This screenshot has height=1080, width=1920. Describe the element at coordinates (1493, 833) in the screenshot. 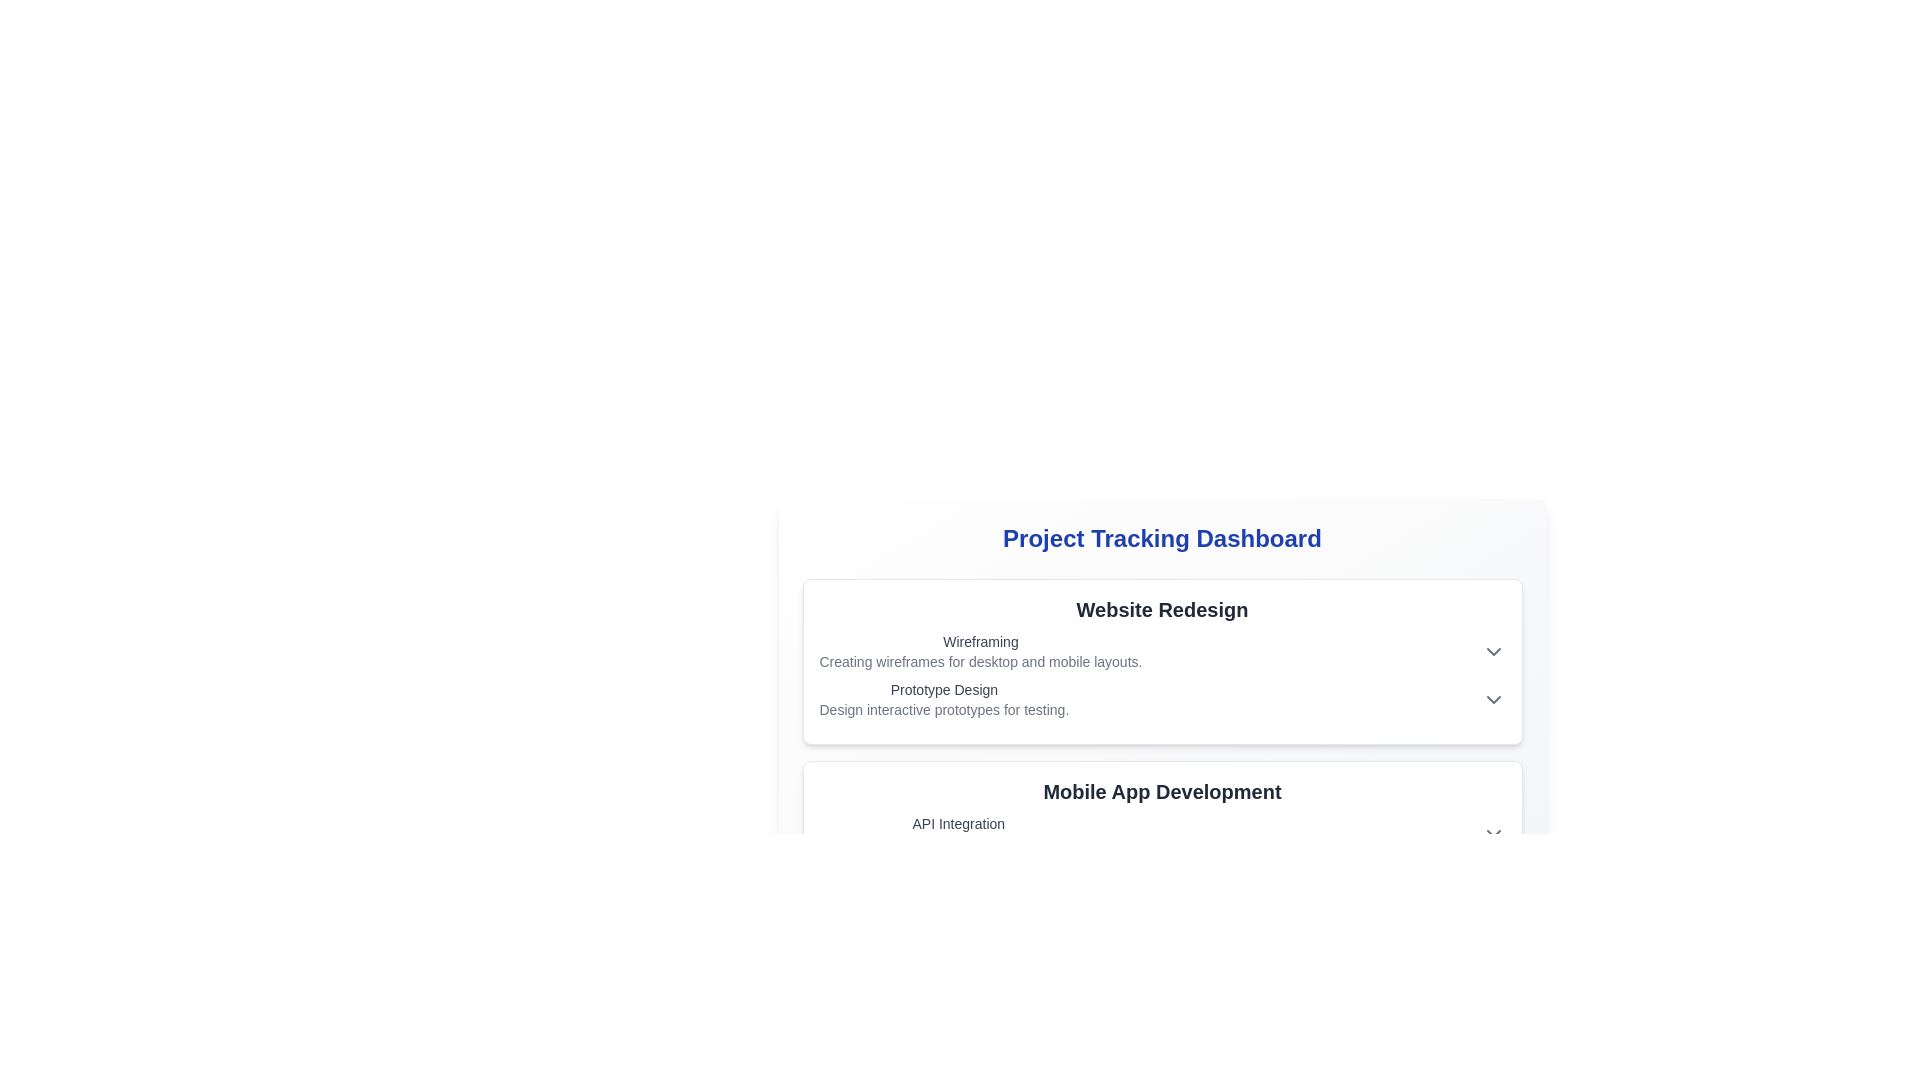

I see `the Icon button at the right edge of the 'API Integration' section` at that location.